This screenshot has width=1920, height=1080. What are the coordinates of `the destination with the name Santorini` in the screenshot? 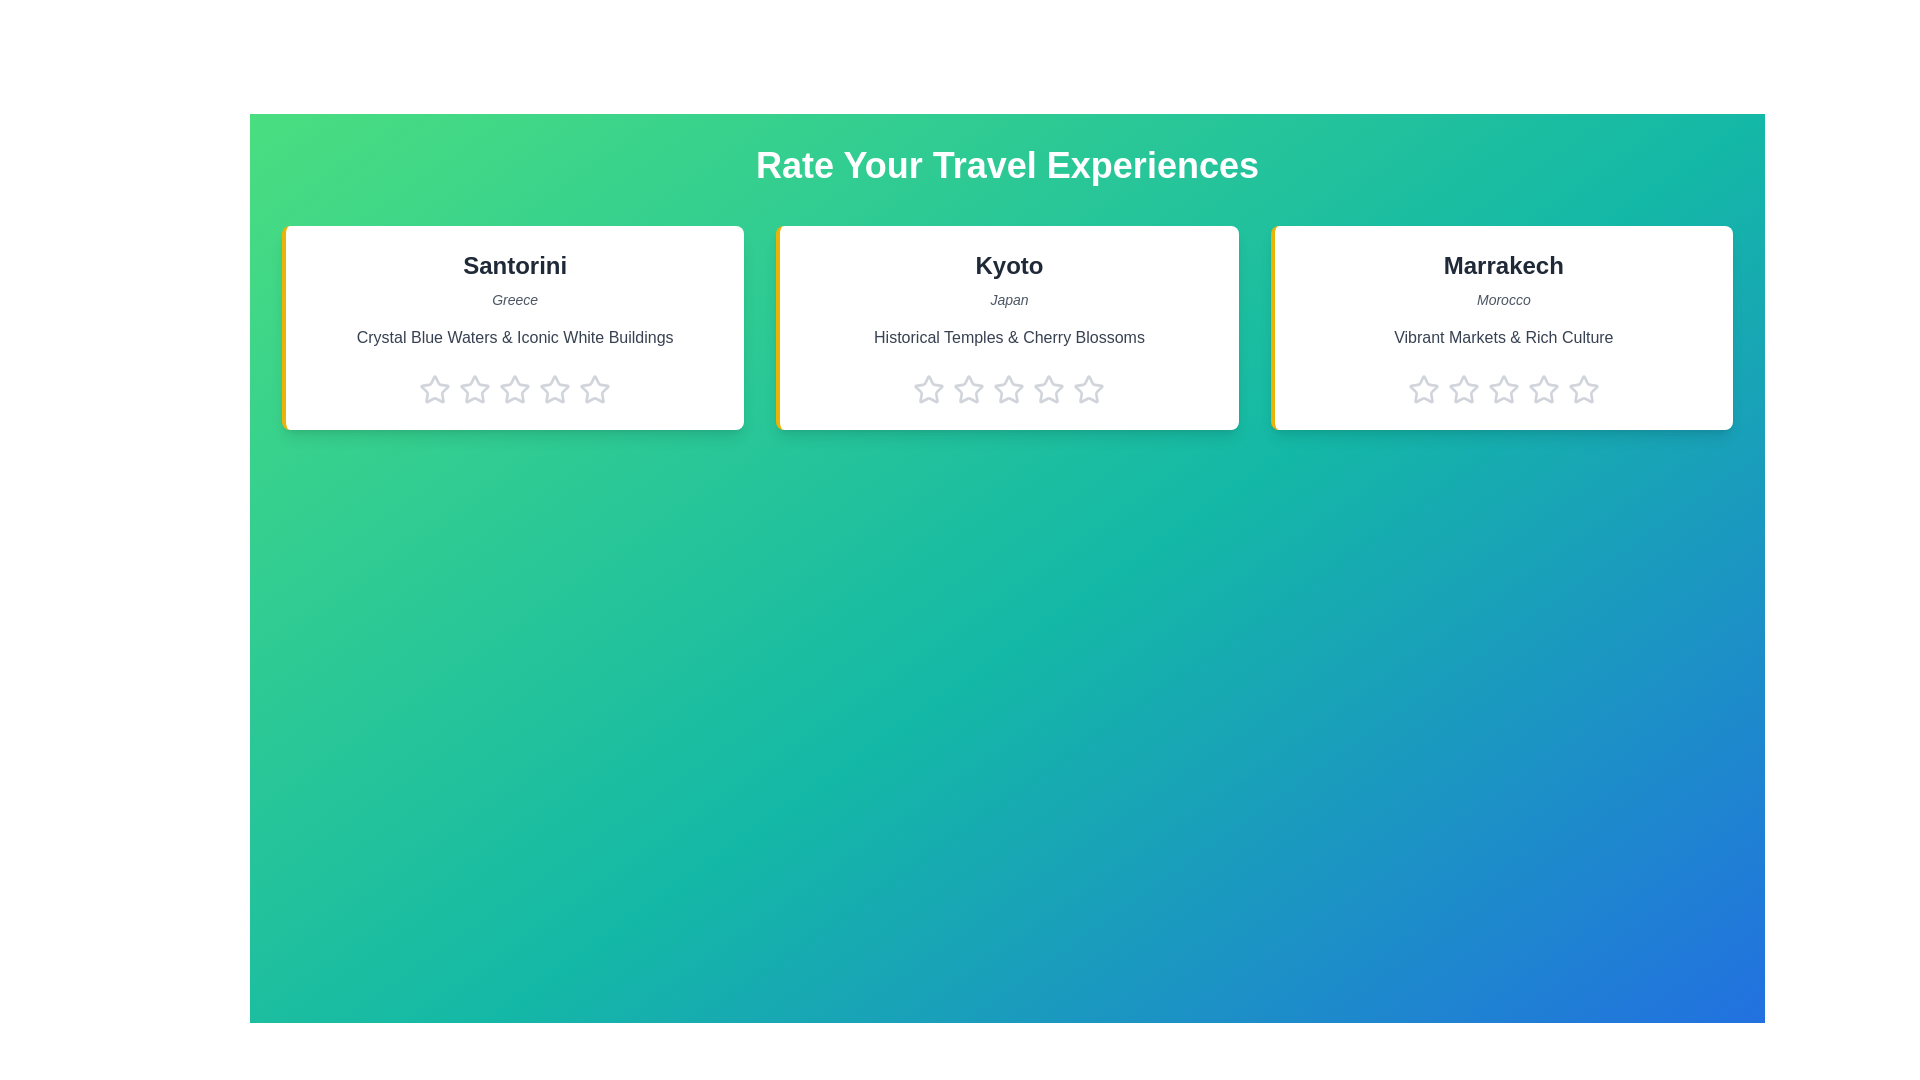 It's located at (514, 265).